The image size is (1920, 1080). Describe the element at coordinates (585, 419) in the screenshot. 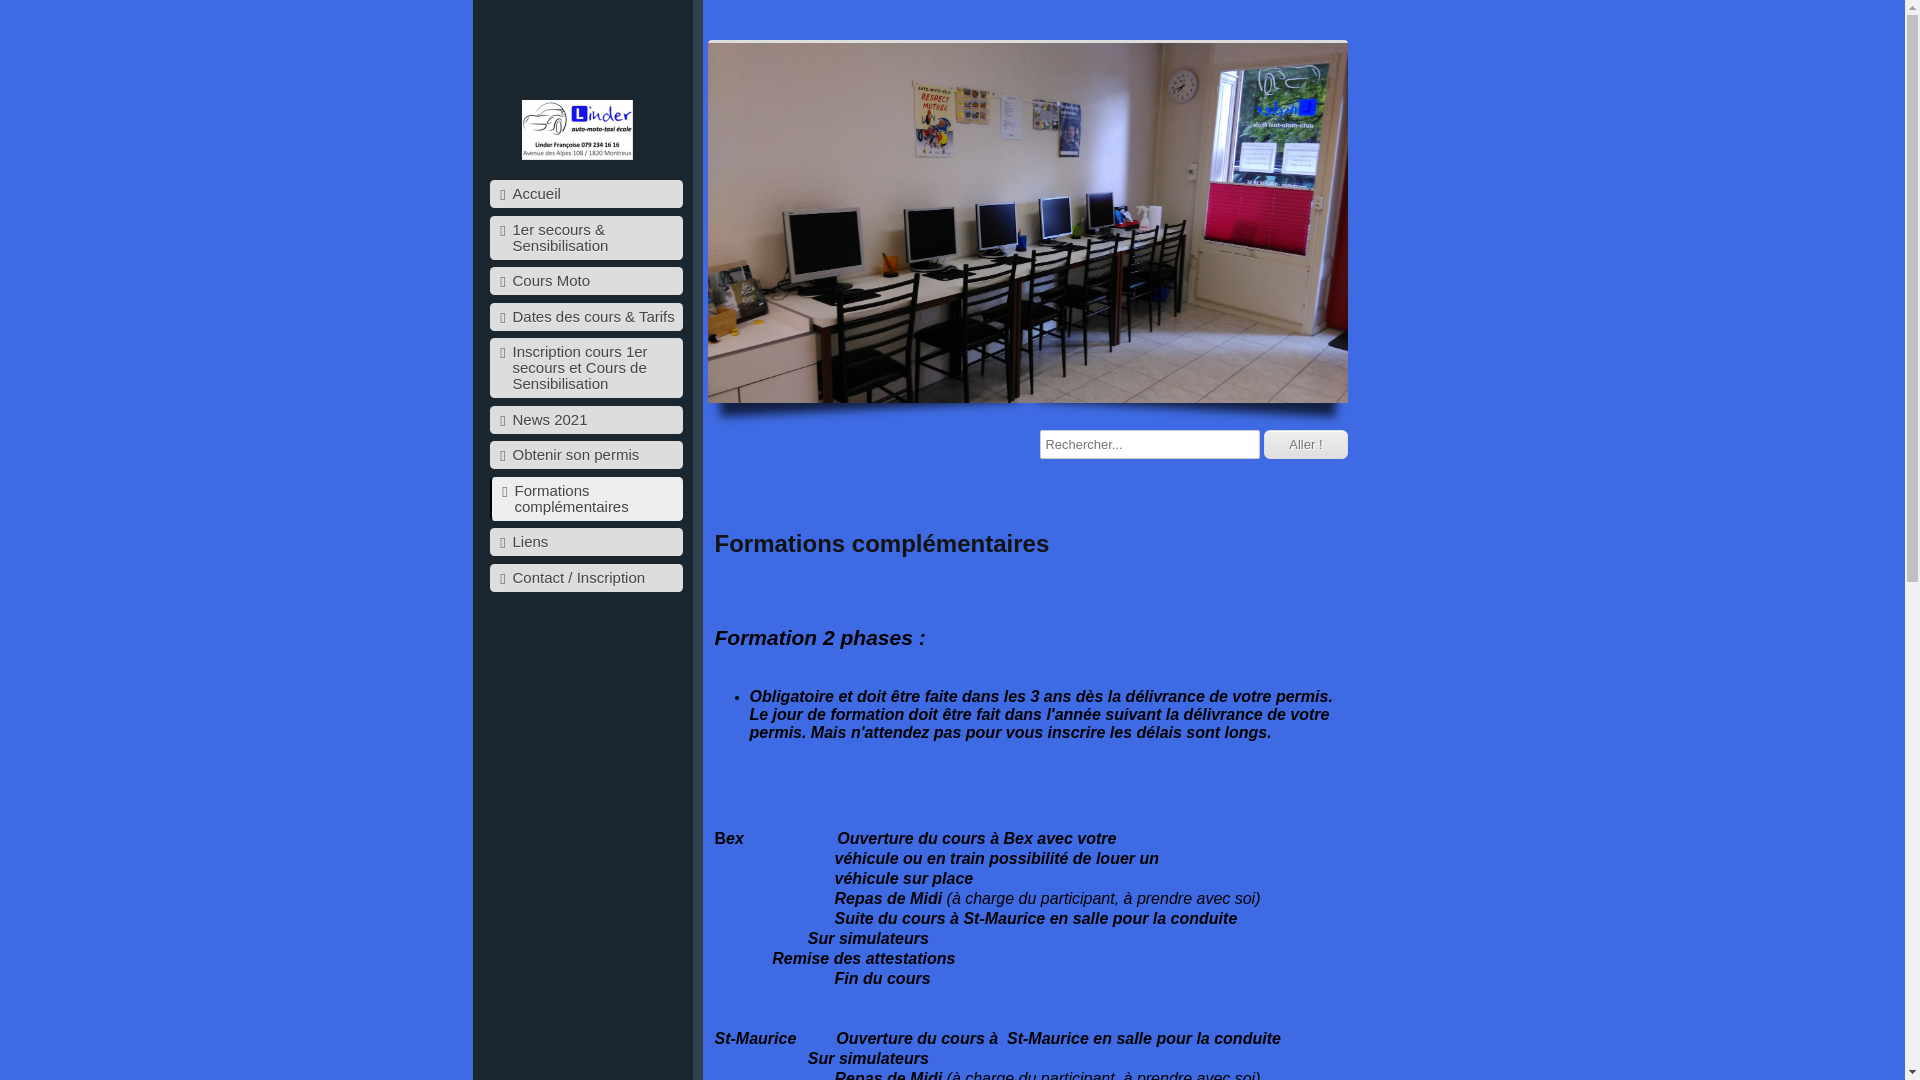

I see `'News 2021'` at that location.